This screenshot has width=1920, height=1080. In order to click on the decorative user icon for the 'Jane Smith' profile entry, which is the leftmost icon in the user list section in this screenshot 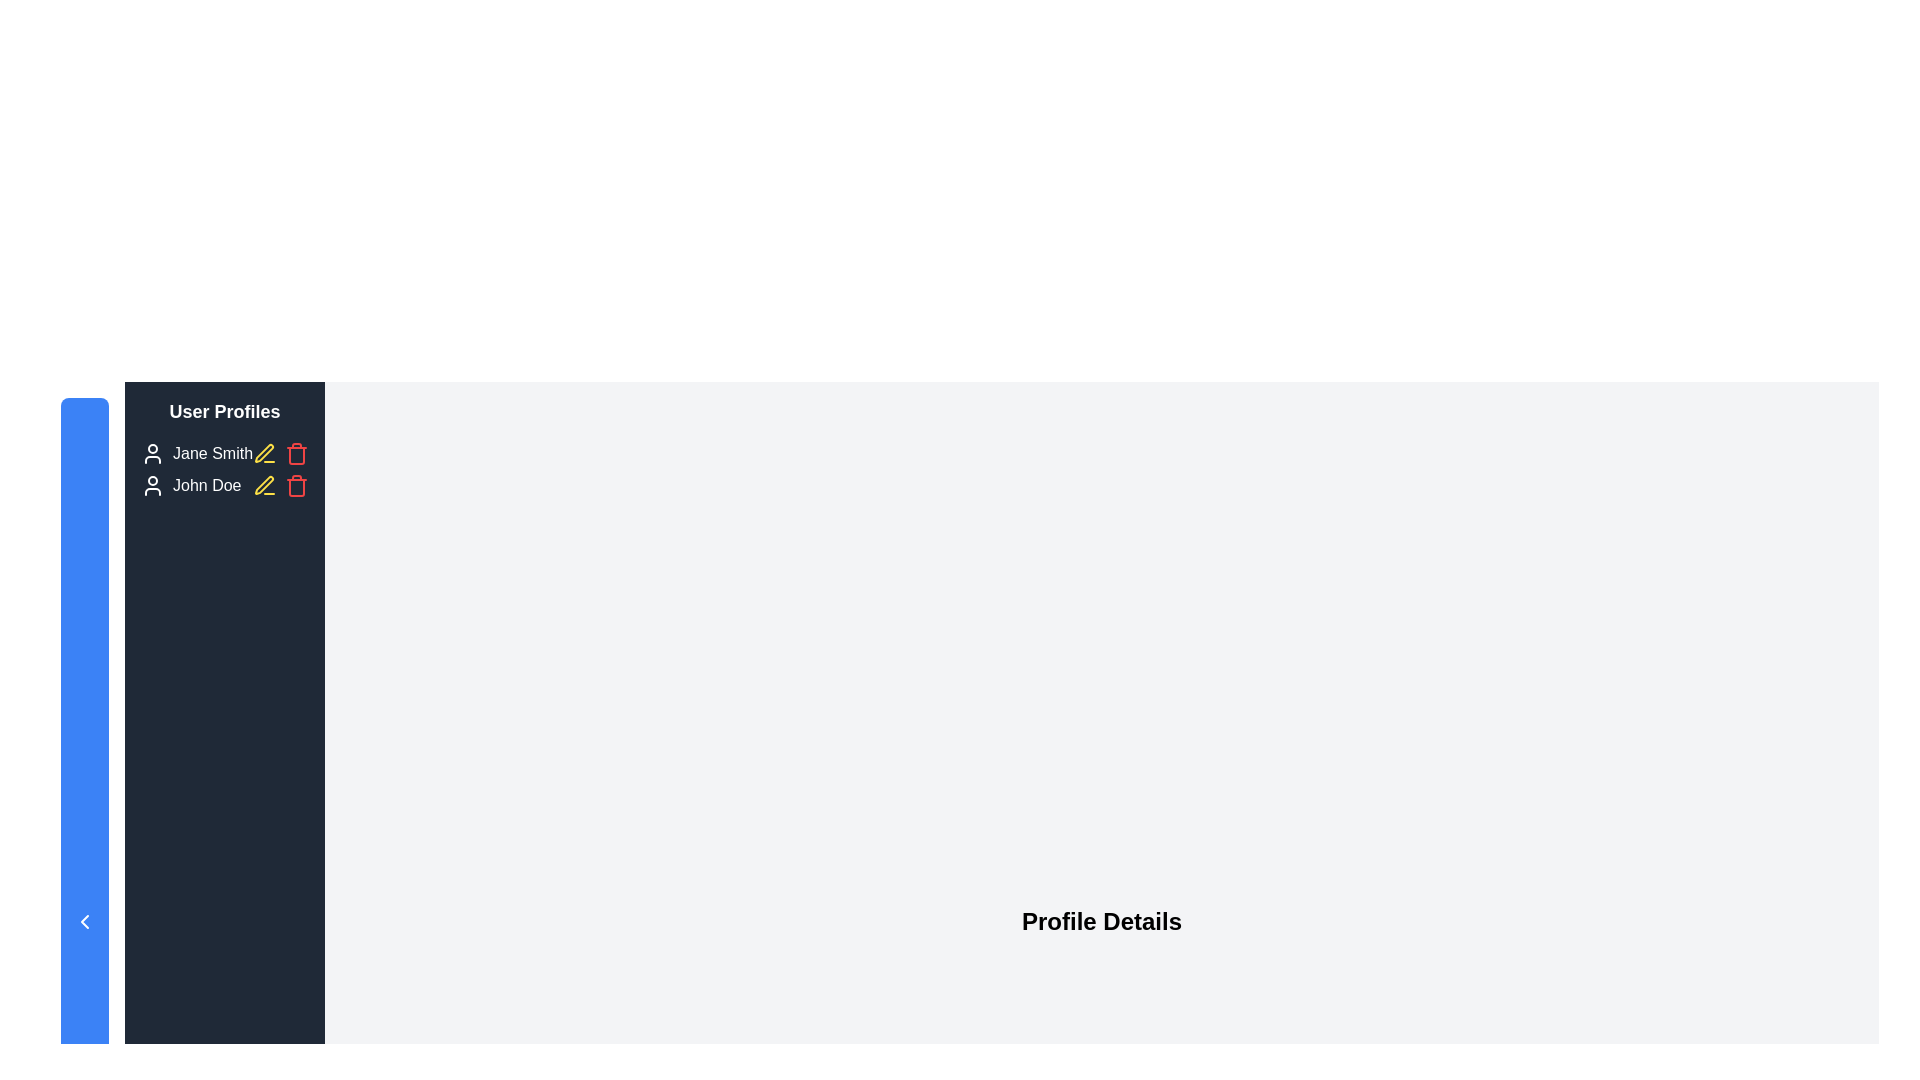, I will do `click(152, 454)`.